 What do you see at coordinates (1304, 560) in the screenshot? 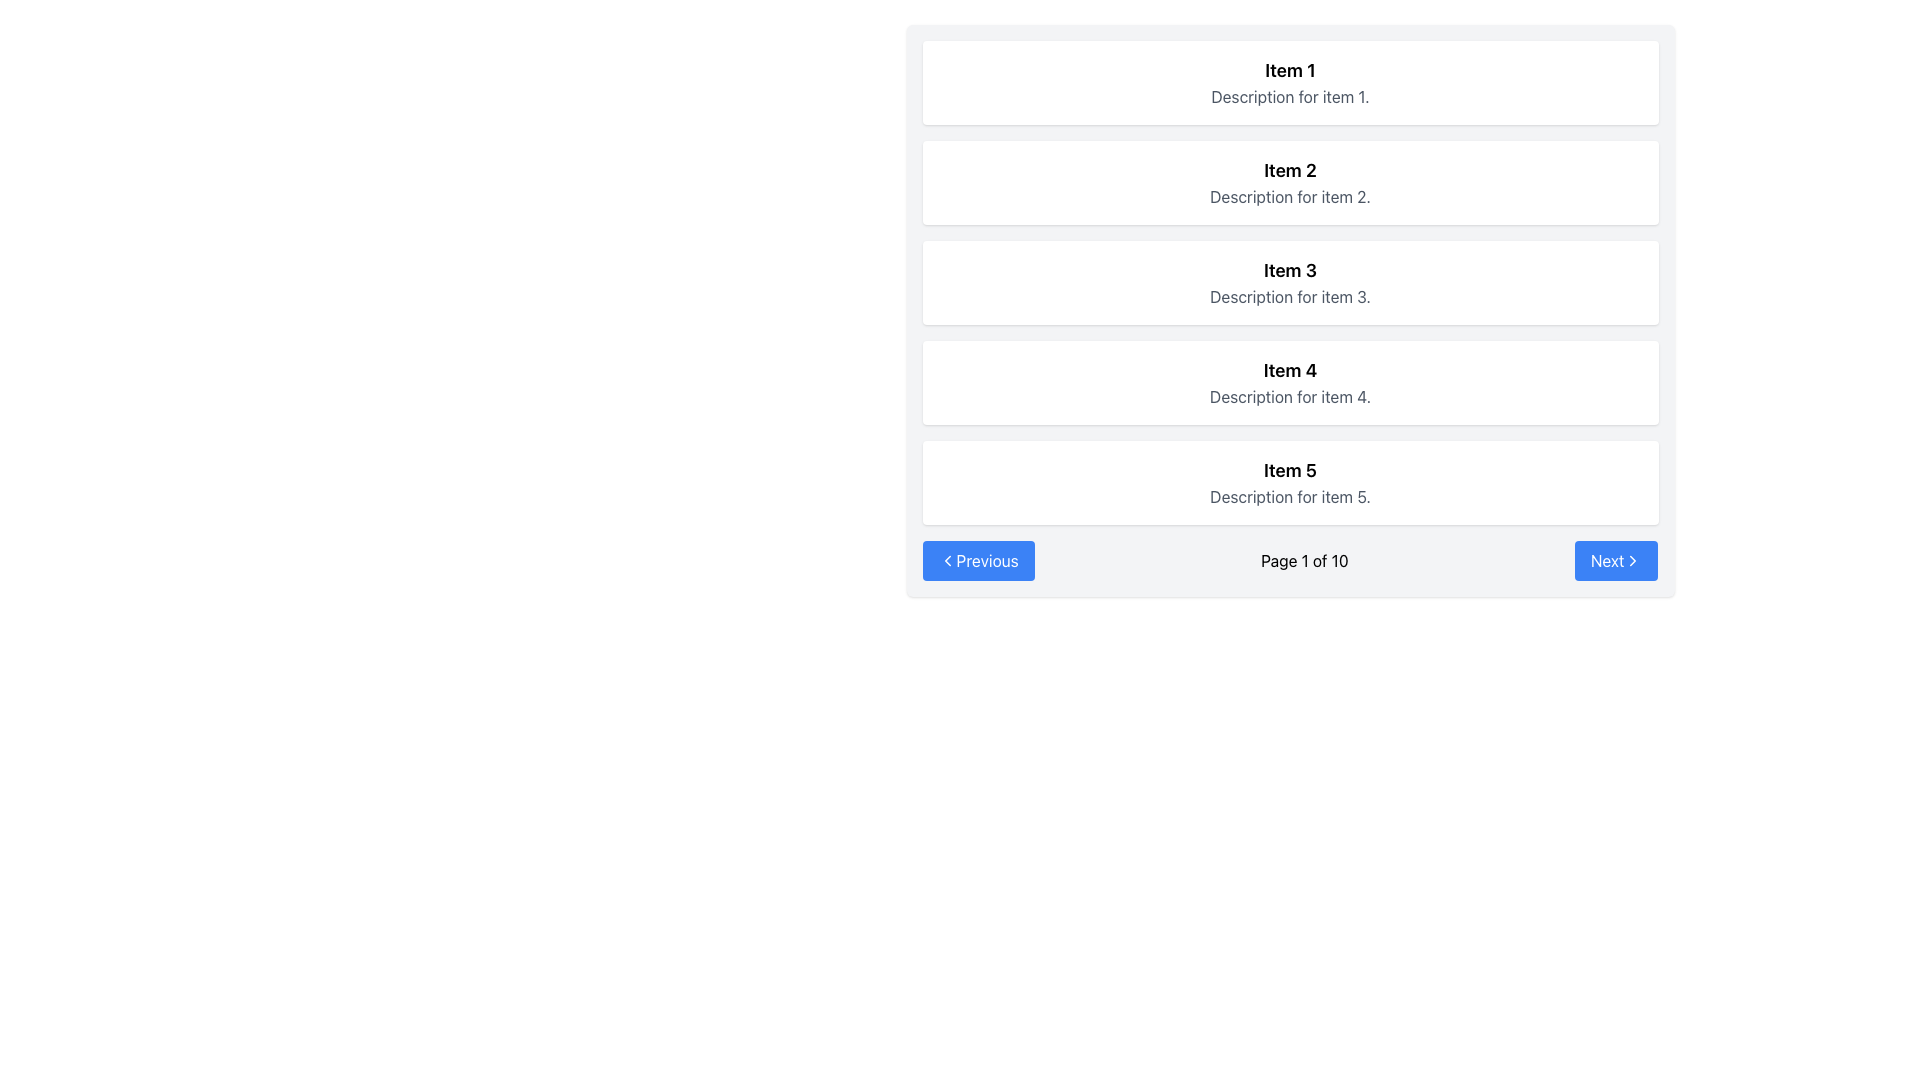
I see `the Text Label that indicates the current page in a paginated series, located in the center of the navigation bar below the main content` at bounding box center [1304, 560].